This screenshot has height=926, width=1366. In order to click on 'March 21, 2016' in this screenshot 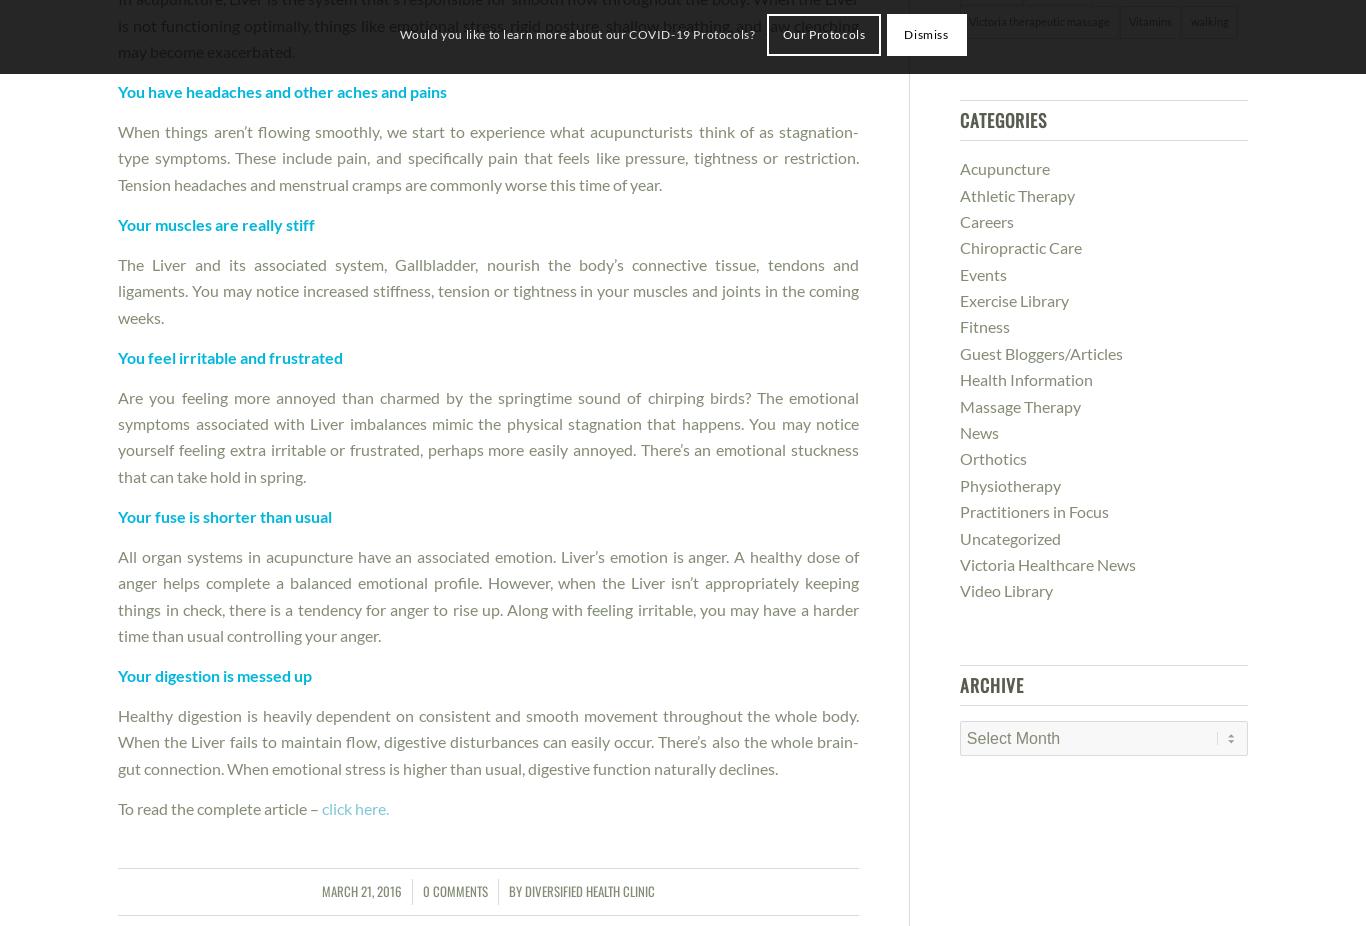, I will do `click(360, 890)`.